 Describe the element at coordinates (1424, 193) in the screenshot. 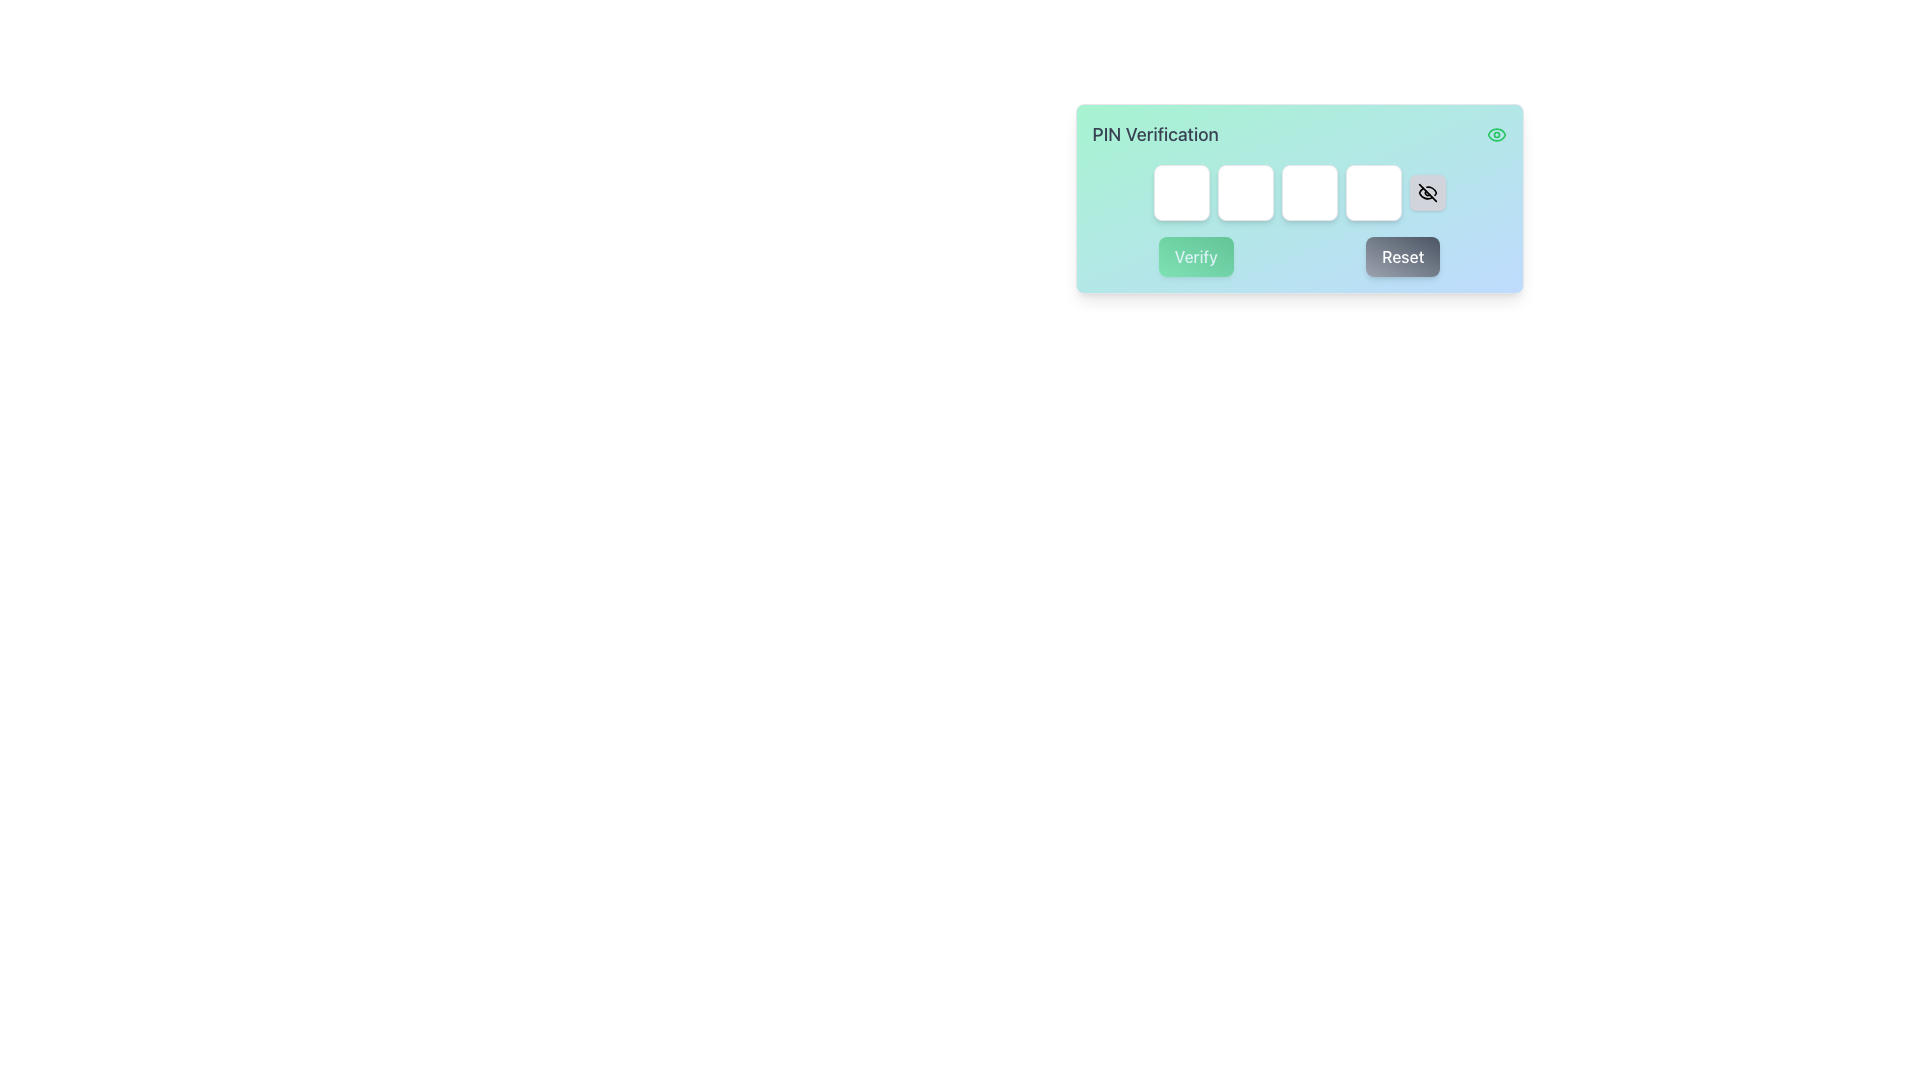

I see `the curved, stylized segment of the arc within the eye icon located in the top-right corner of the PIN Verification panel` at that location.